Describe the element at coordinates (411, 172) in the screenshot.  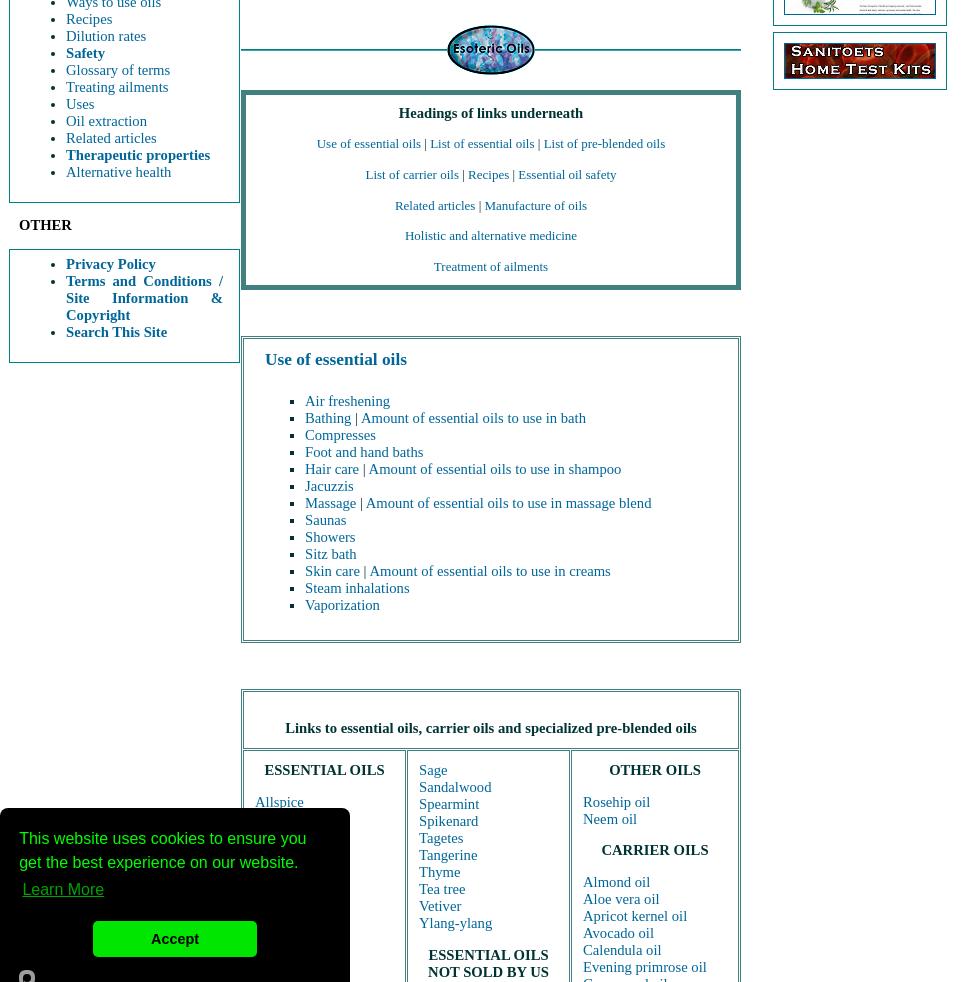
I see `'List of carrier oils'` at that location.